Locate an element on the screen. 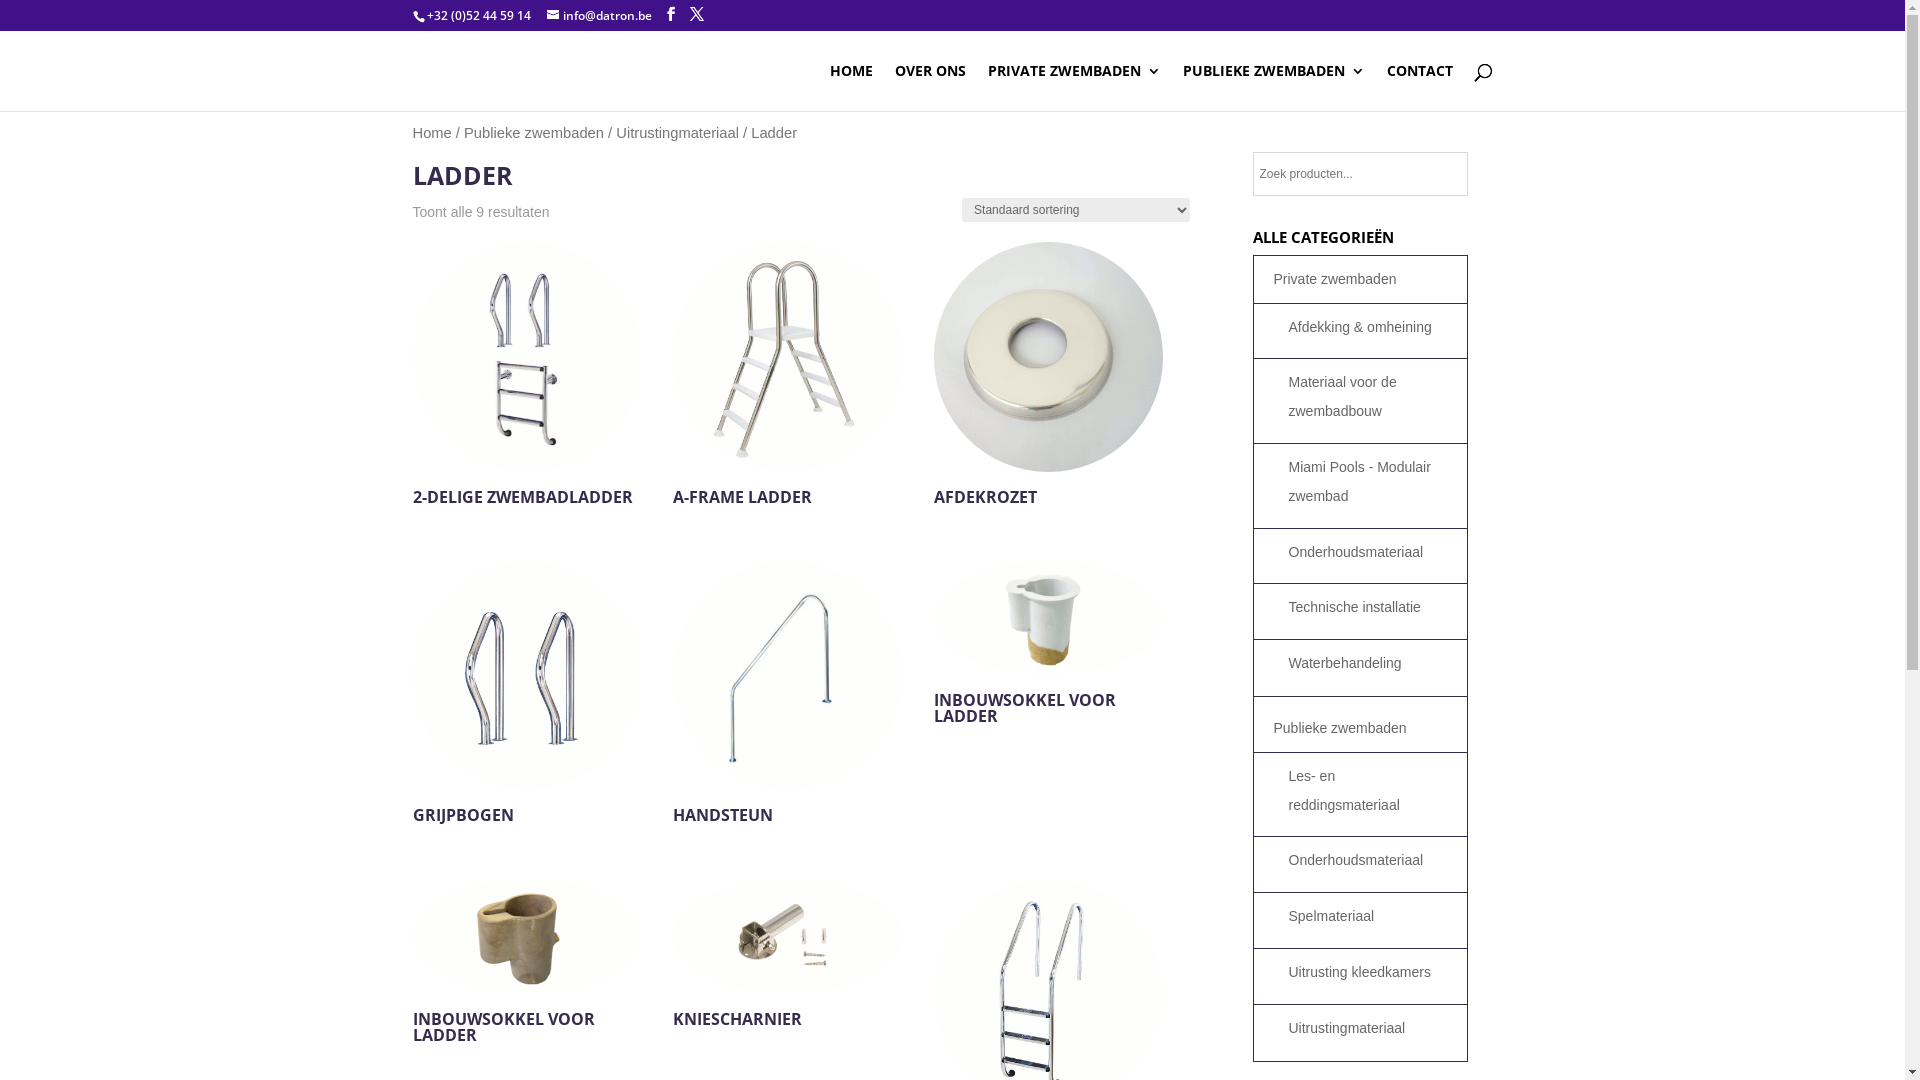  'Home' is located at coordinates (430, 132).